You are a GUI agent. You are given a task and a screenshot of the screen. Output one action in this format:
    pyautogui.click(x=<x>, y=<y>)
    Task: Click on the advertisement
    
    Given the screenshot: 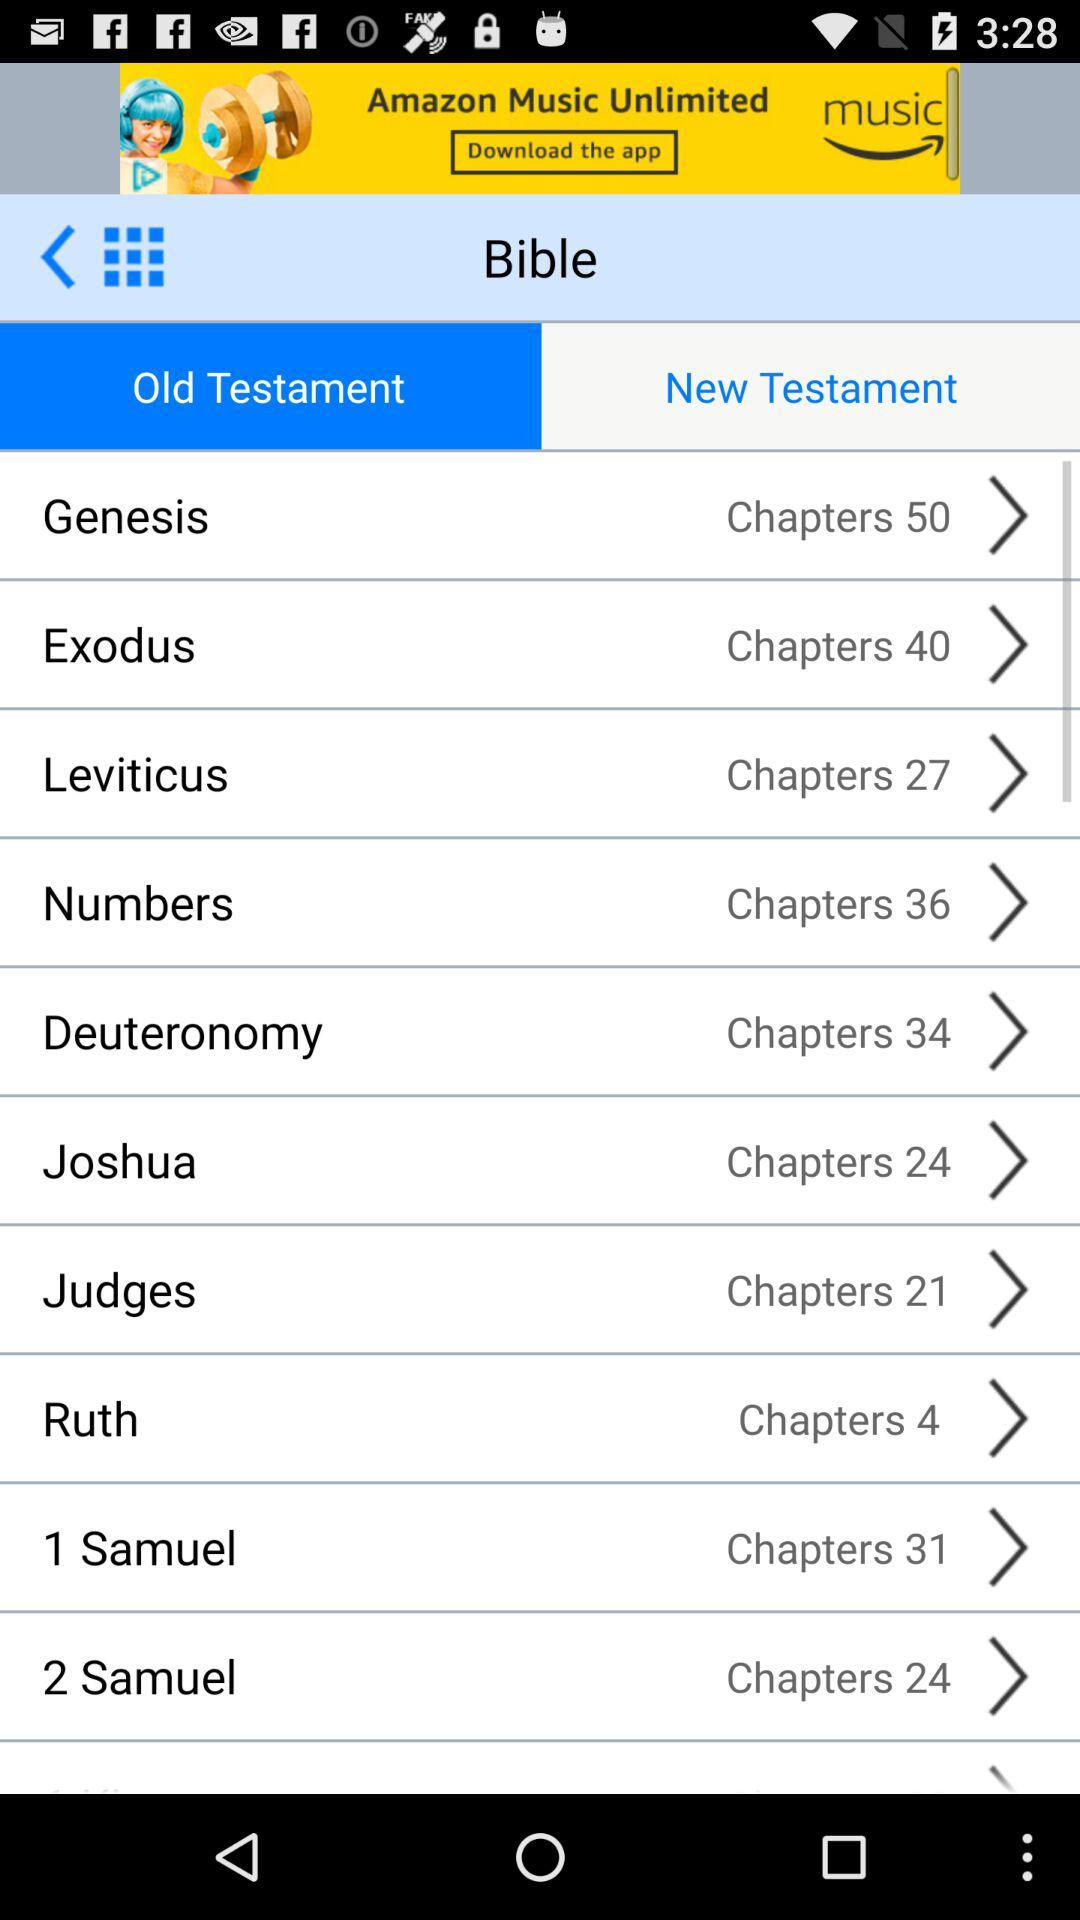 What is the action you would take?
    pyautogui.click(x=56, y=255)
    